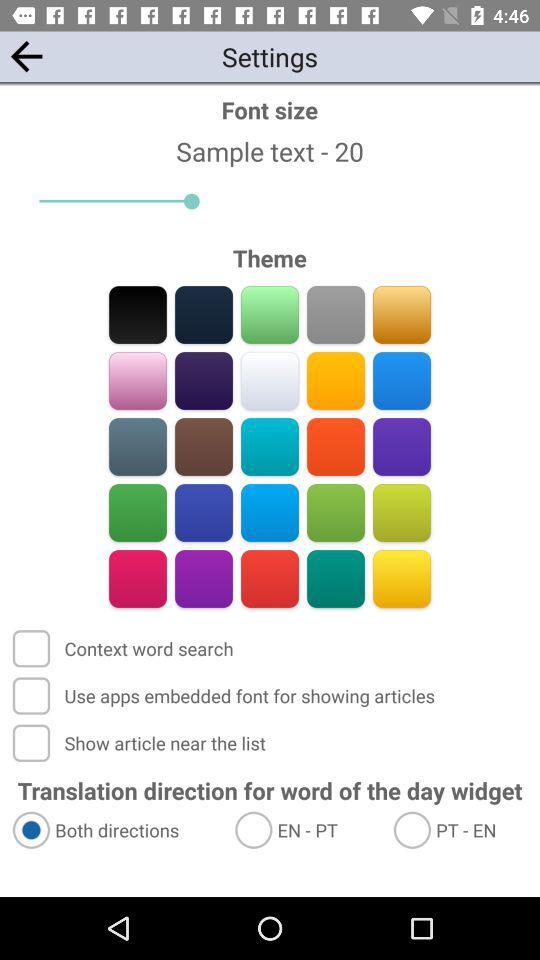 The width and height of the screenshot is (540, 960). I want to click on context word search, so click(125, 647).